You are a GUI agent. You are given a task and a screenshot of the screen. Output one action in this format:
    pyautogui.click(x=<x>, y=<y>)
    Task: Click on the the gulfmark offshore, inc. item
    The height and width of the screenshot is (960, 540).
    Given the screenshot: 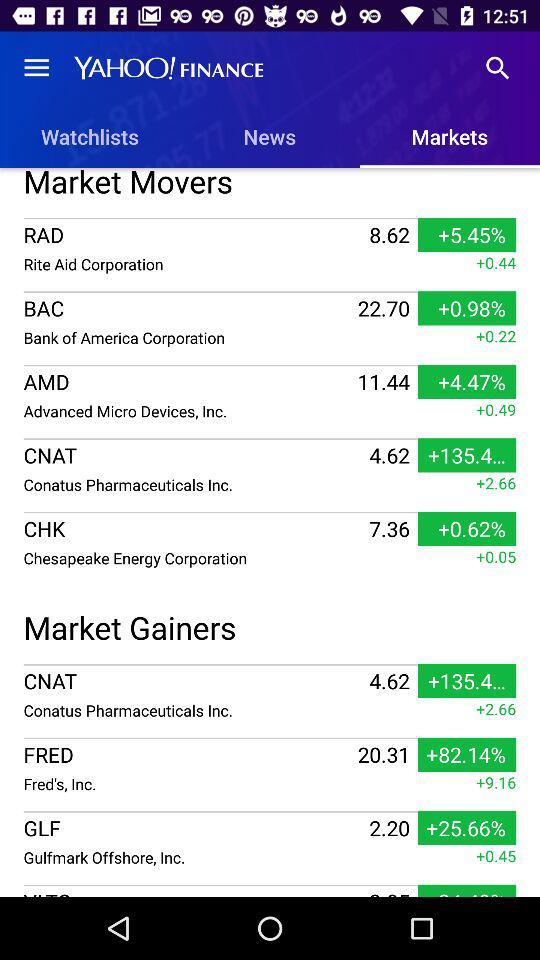 What is the action you would take?
    pyautogui.click(x=193, y=856)
    